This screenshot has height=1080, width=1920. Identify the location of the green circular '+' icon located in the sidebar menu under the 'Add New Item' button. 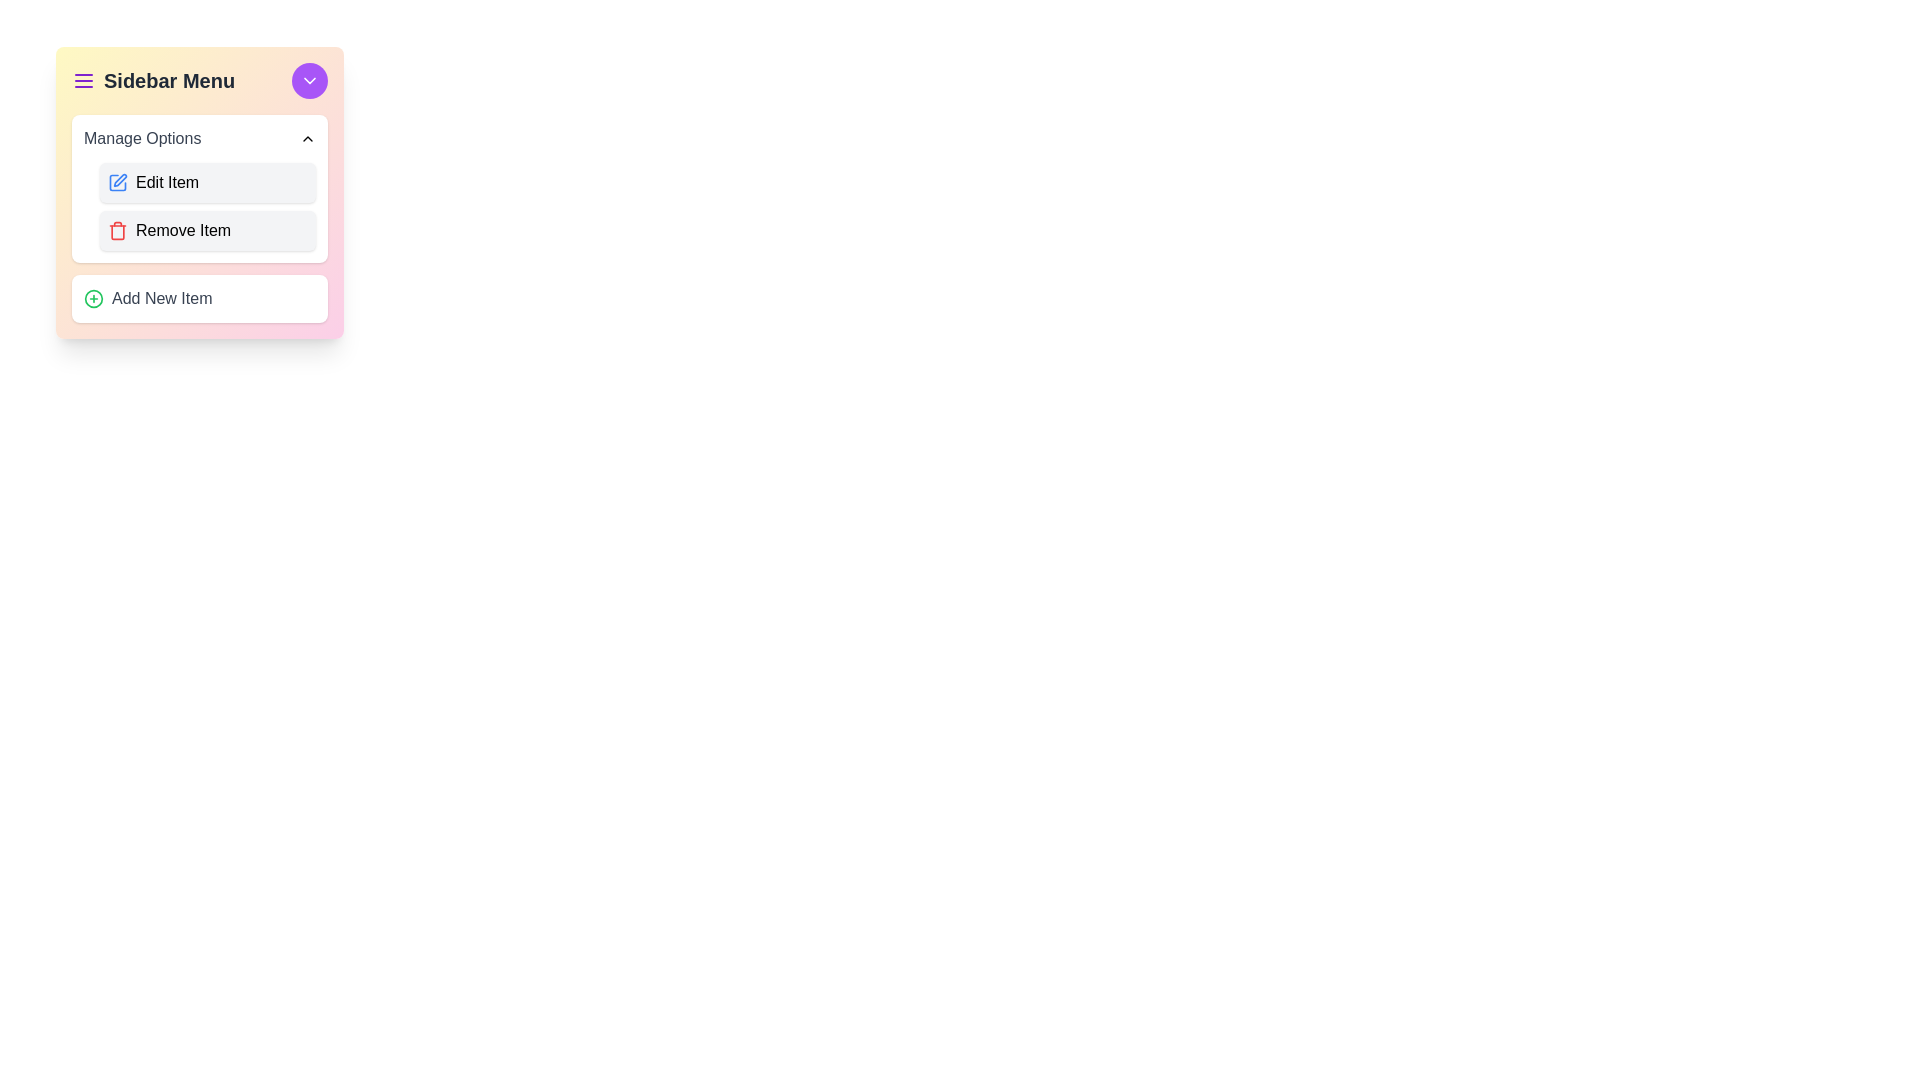
(93, 299).